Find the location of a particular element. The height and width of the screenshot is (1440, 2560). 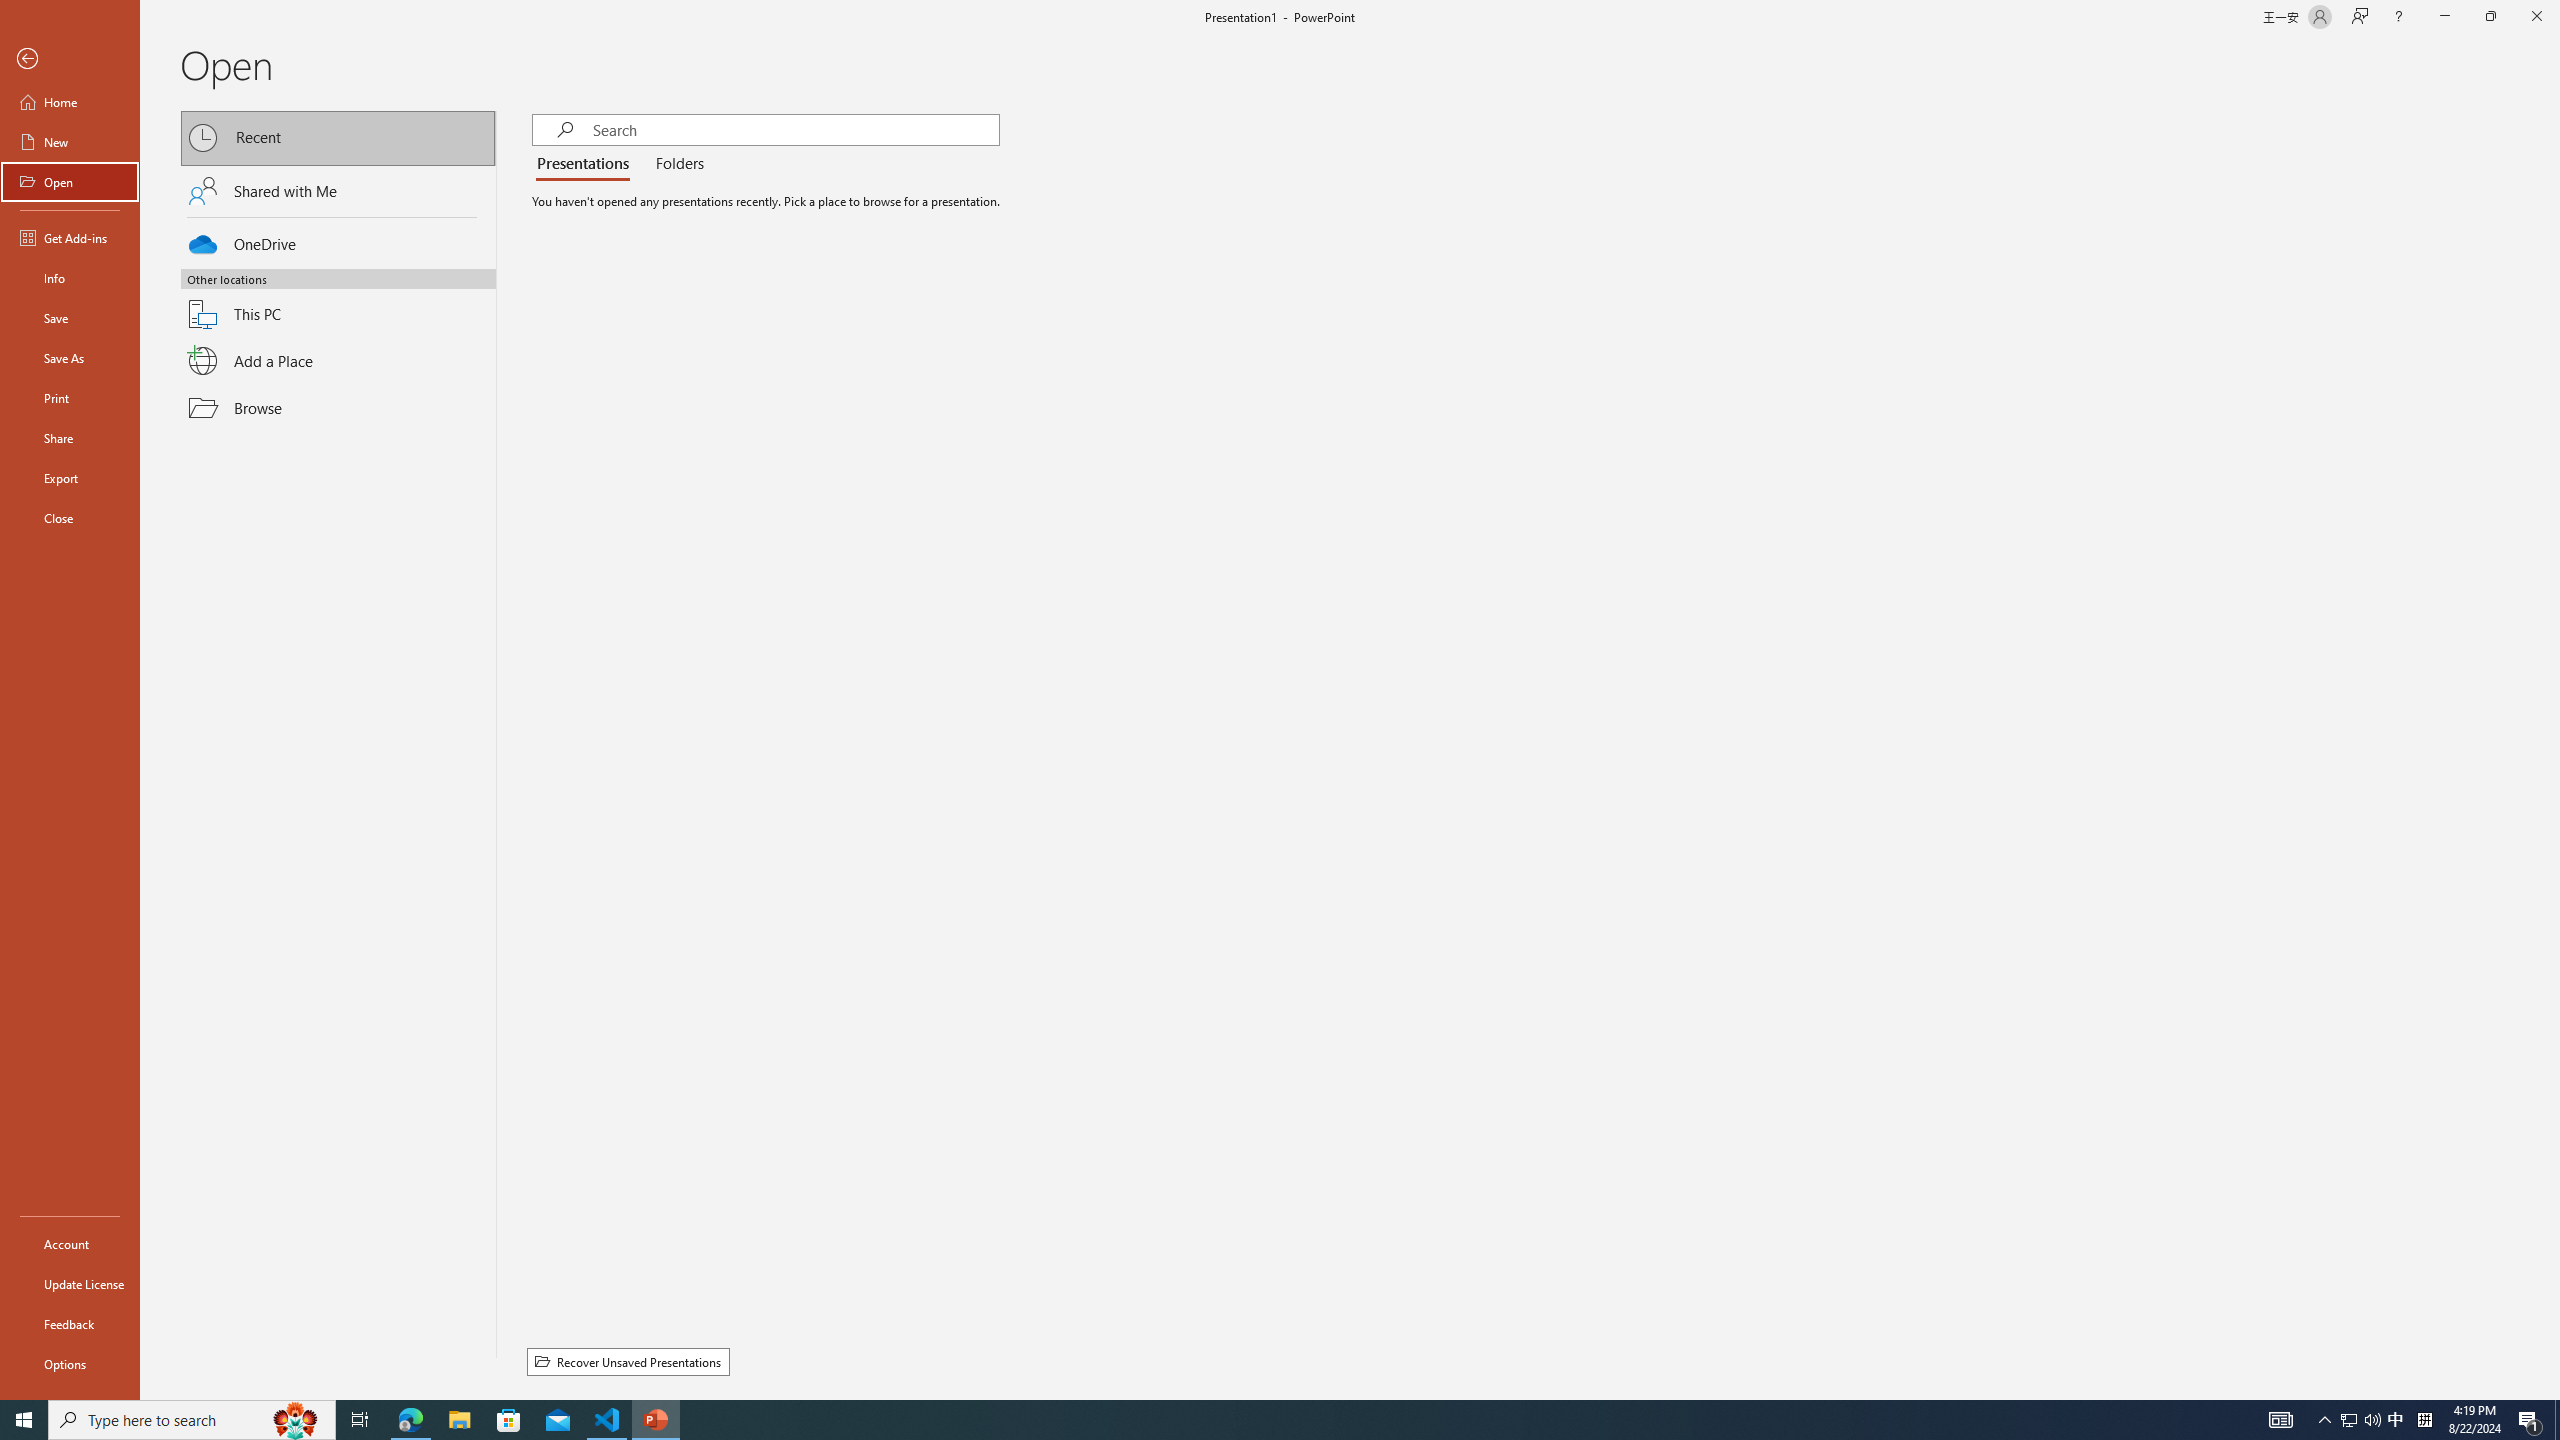

'Presentations' is located at coordinates (587, 164).